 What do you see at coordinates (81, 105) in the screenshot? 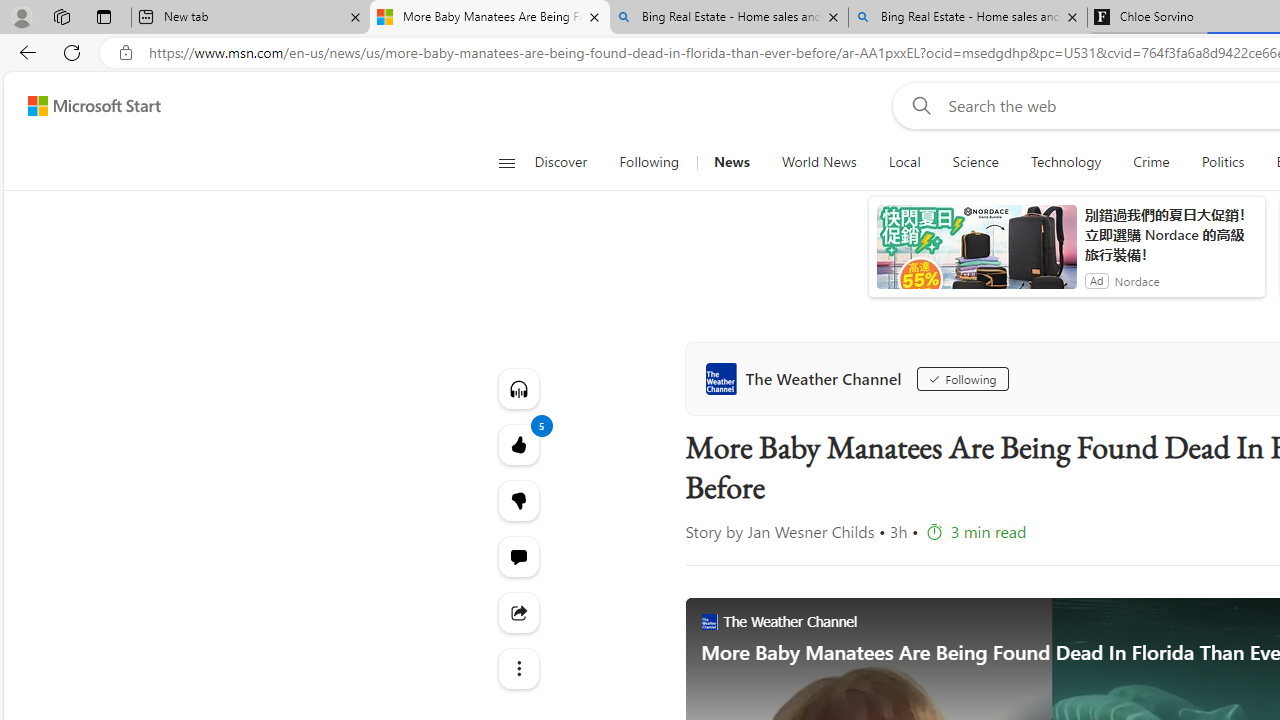
I see `'Skip to footer'` at bounding box center [81, 105].